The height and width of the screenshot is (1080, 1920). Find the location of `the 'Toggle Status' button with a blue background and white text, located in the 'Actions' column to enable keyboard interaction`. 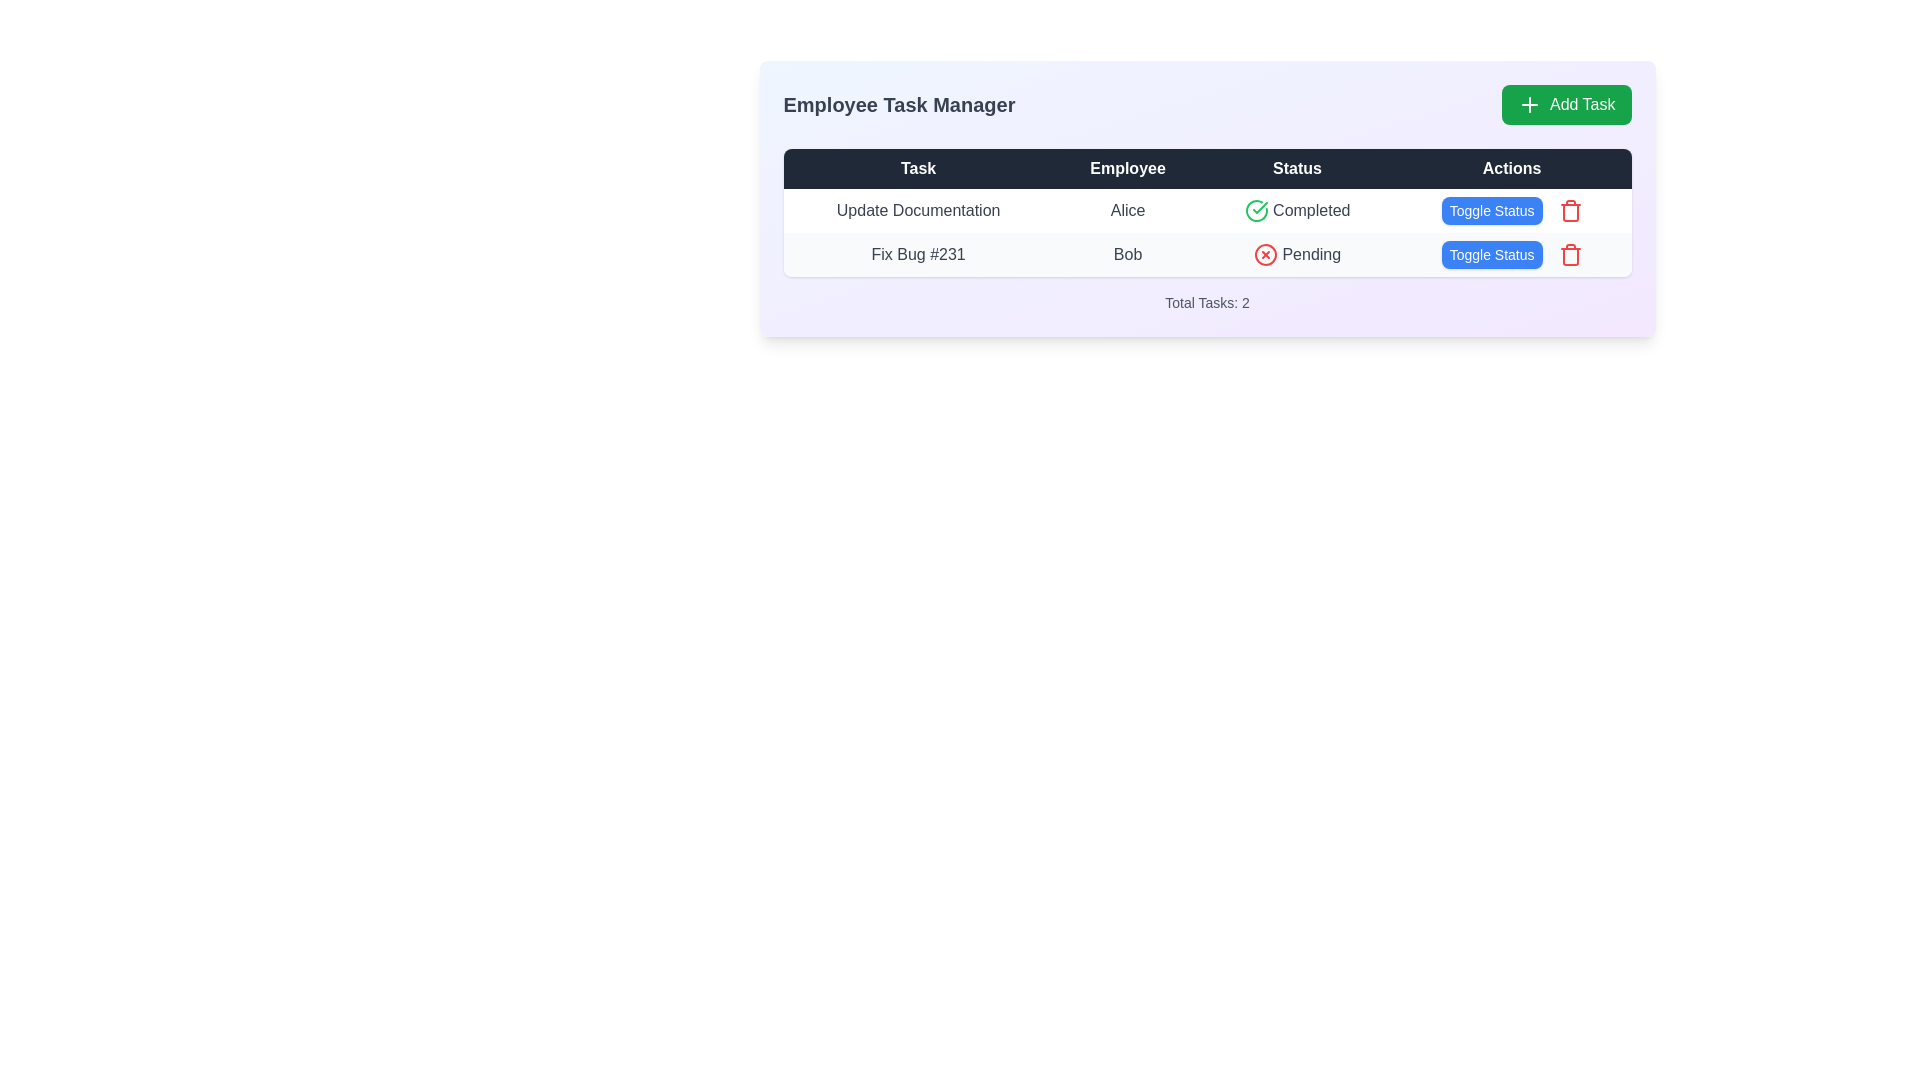

the 'Toggle Status' button with a blue background and white text, located in the 'Actions' column to enable keyboard interaction is located at coordinates (1492, 211).